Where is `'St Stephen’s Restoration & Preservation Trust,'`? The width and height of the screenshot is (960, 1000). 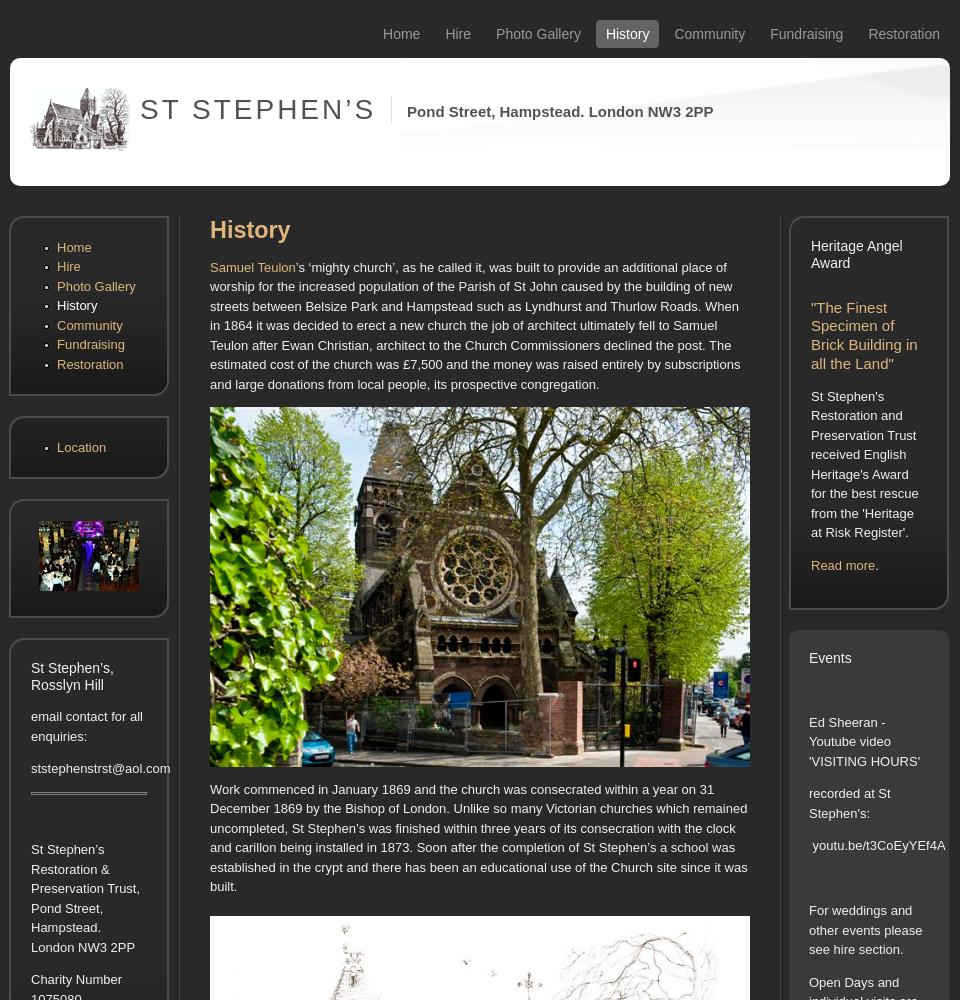 'St Stephen’s Restoration & Preservation Trust,' is located at coordinates (85, 868).